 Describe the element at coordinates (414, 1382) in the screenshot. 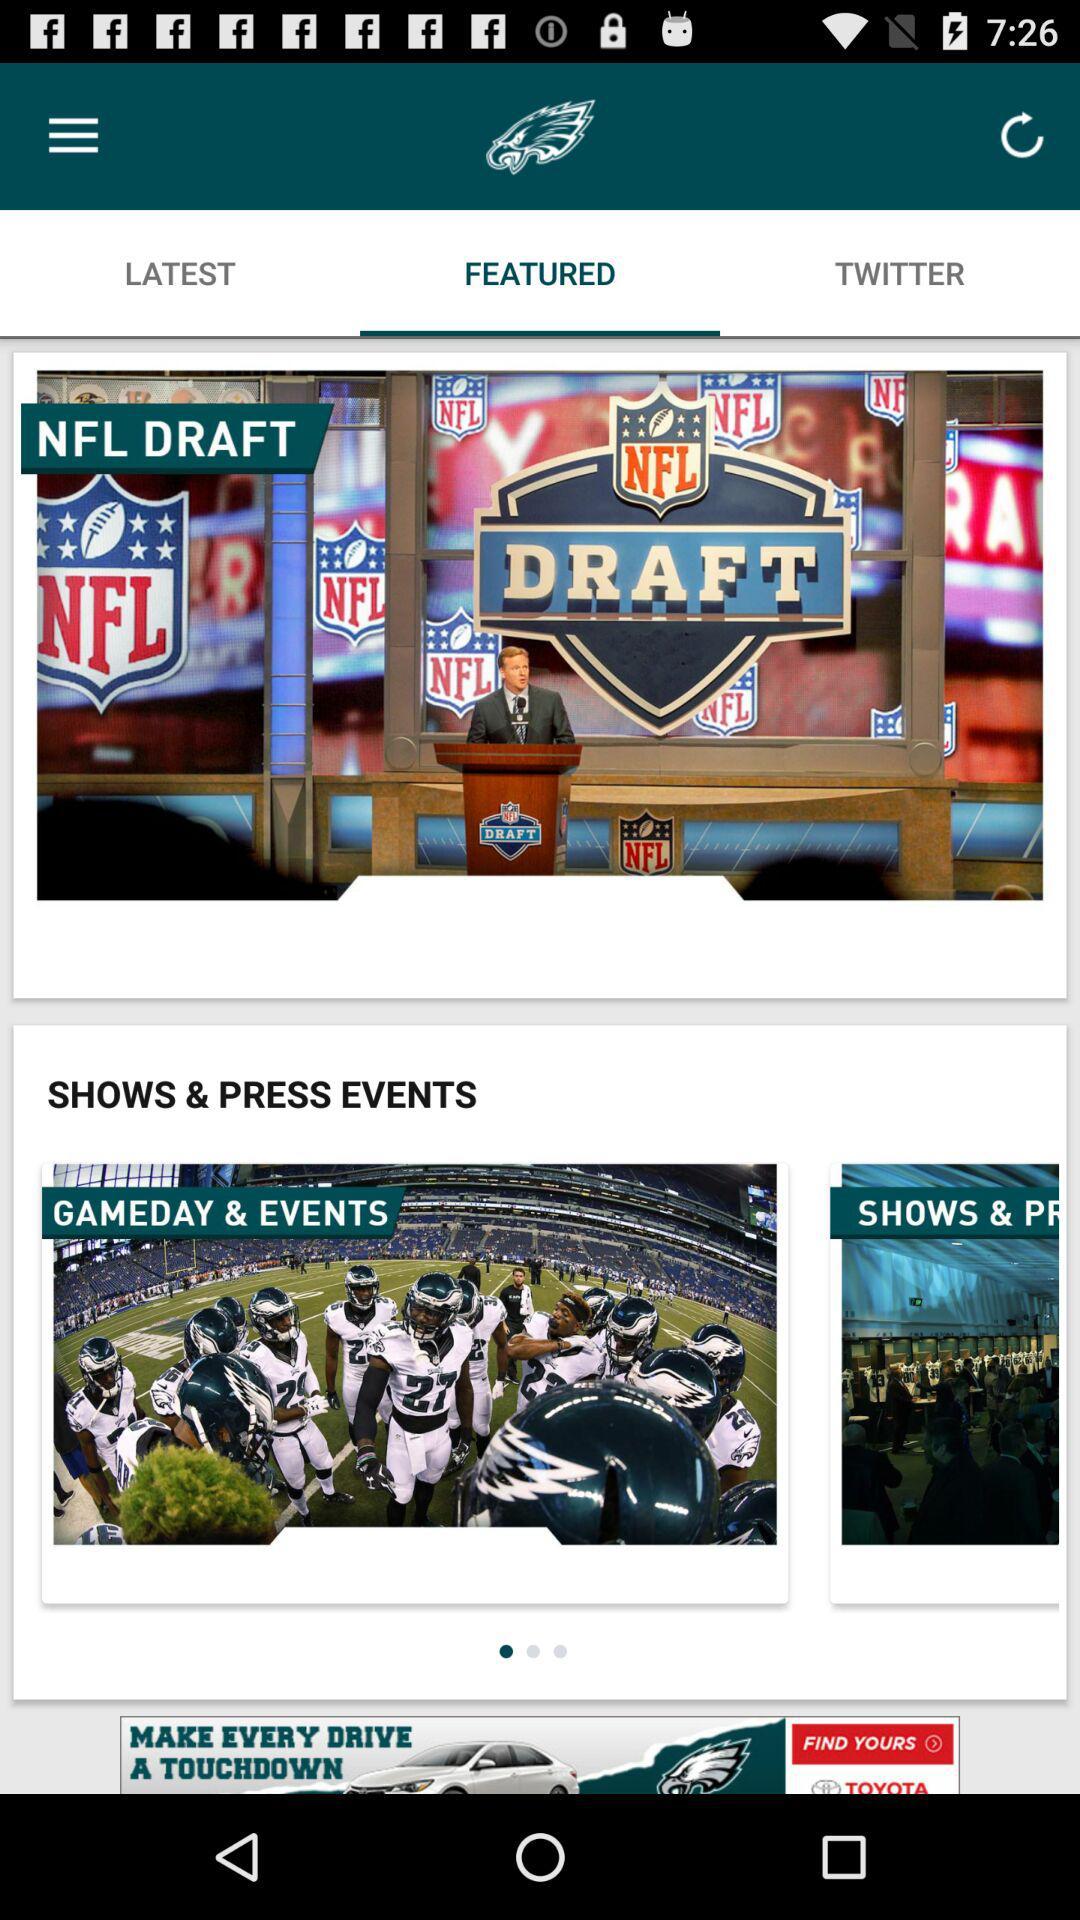

I see `the first image under shows  press events` at that location.